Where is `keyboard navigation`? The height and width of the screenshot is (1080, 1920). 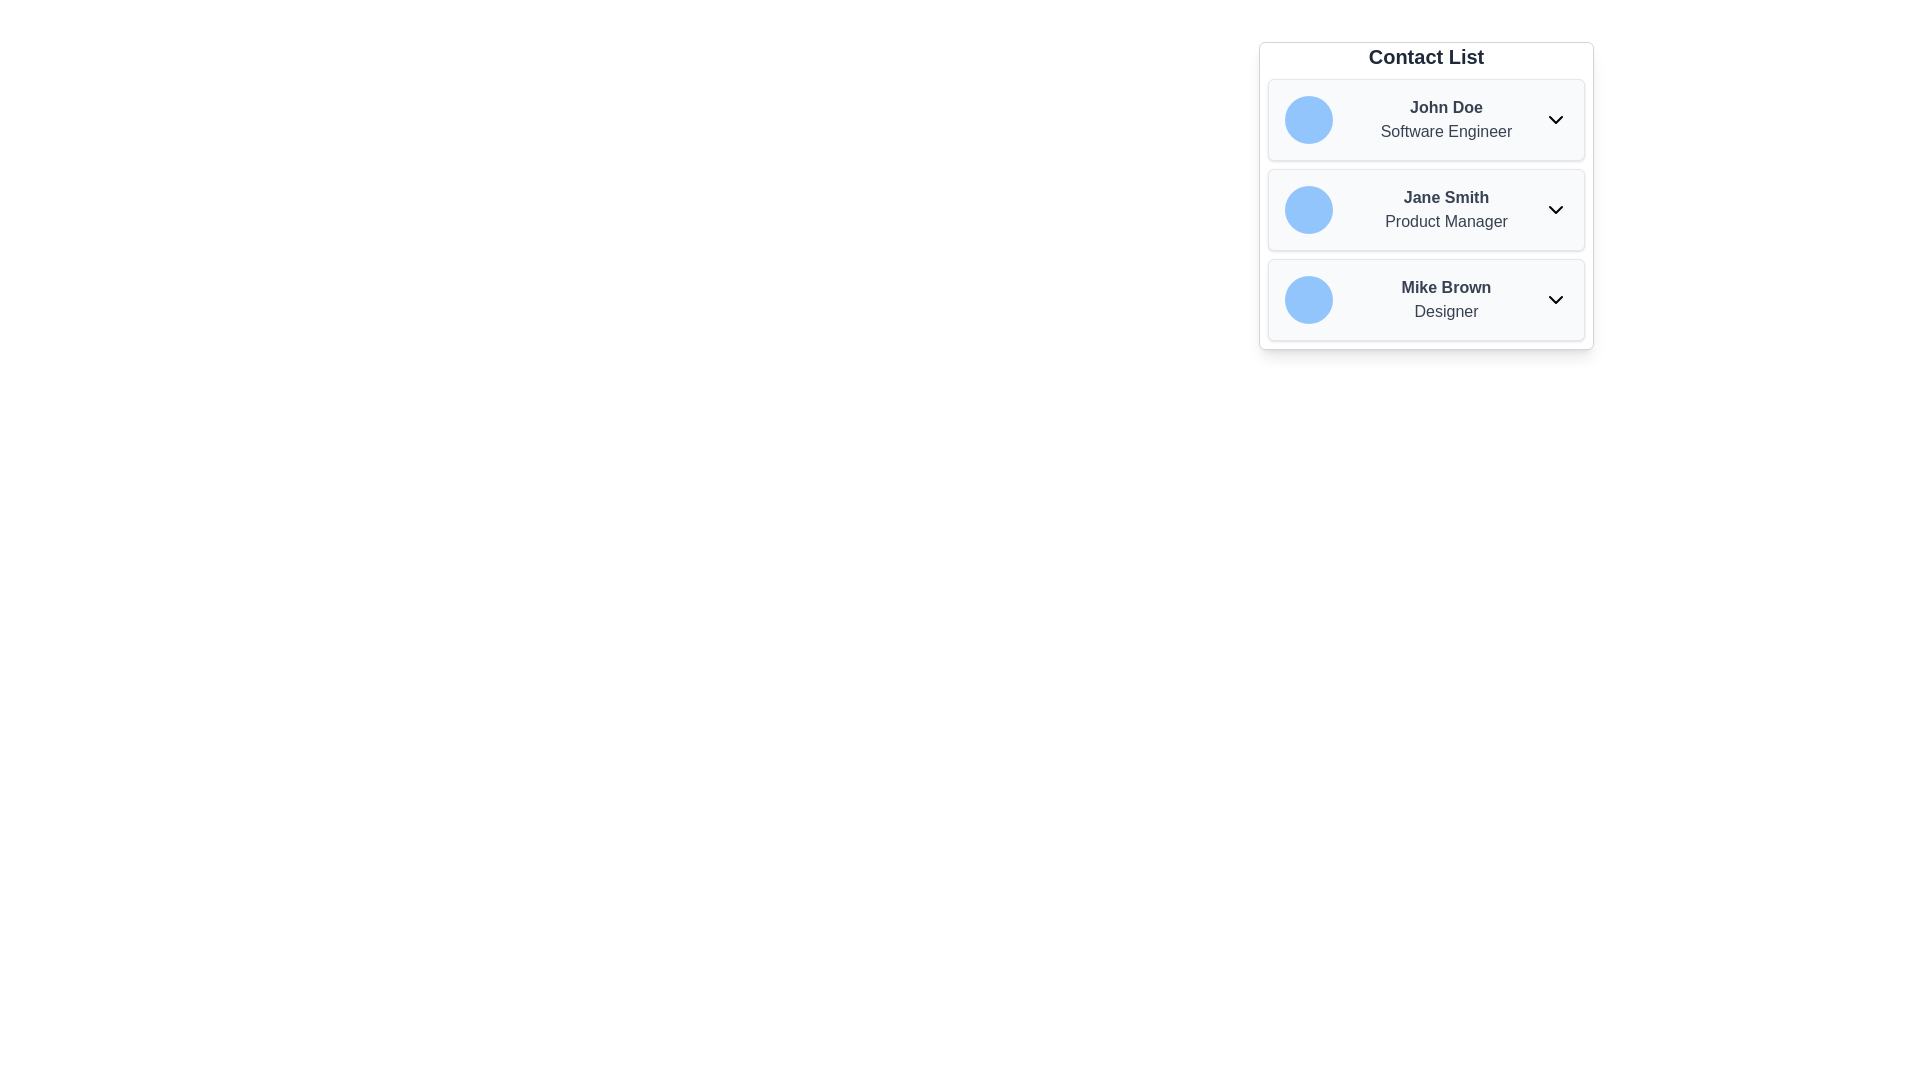 keyboard navigation is located at coordinates (1554, 119).